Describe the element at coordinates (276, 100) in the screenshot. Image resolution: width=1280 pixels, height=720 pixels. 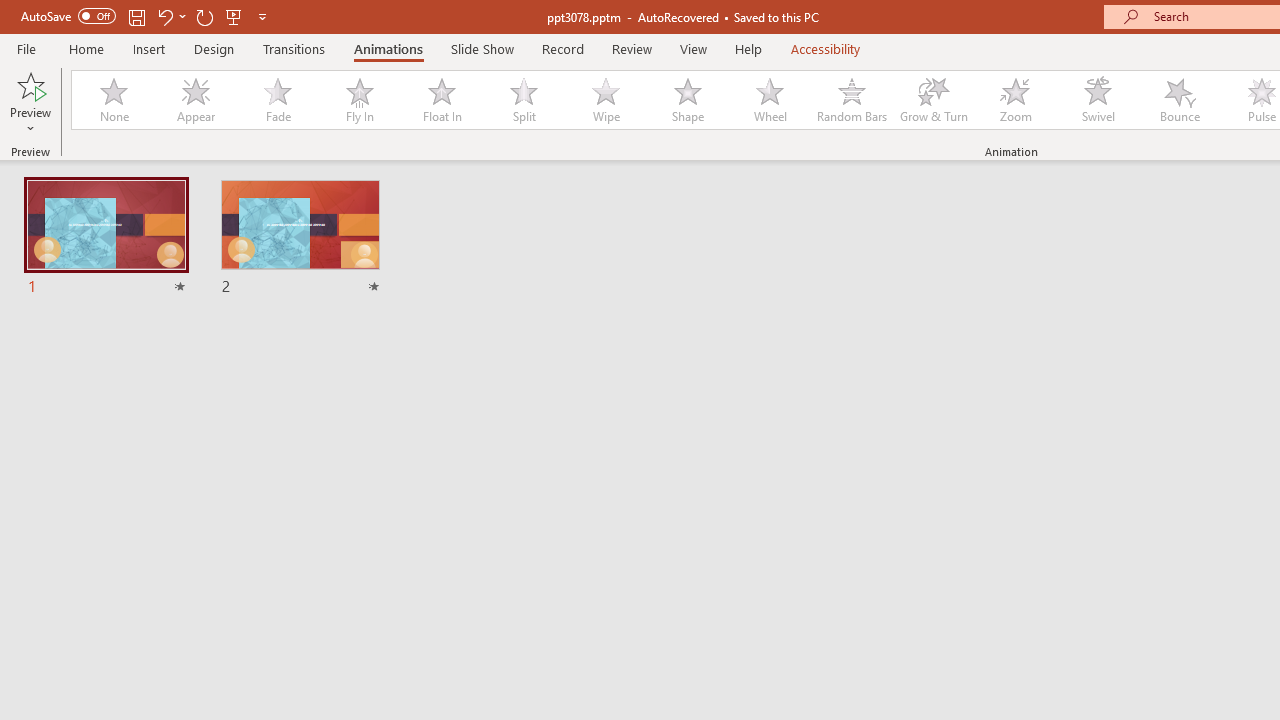
I see `'Fade'` at that location.